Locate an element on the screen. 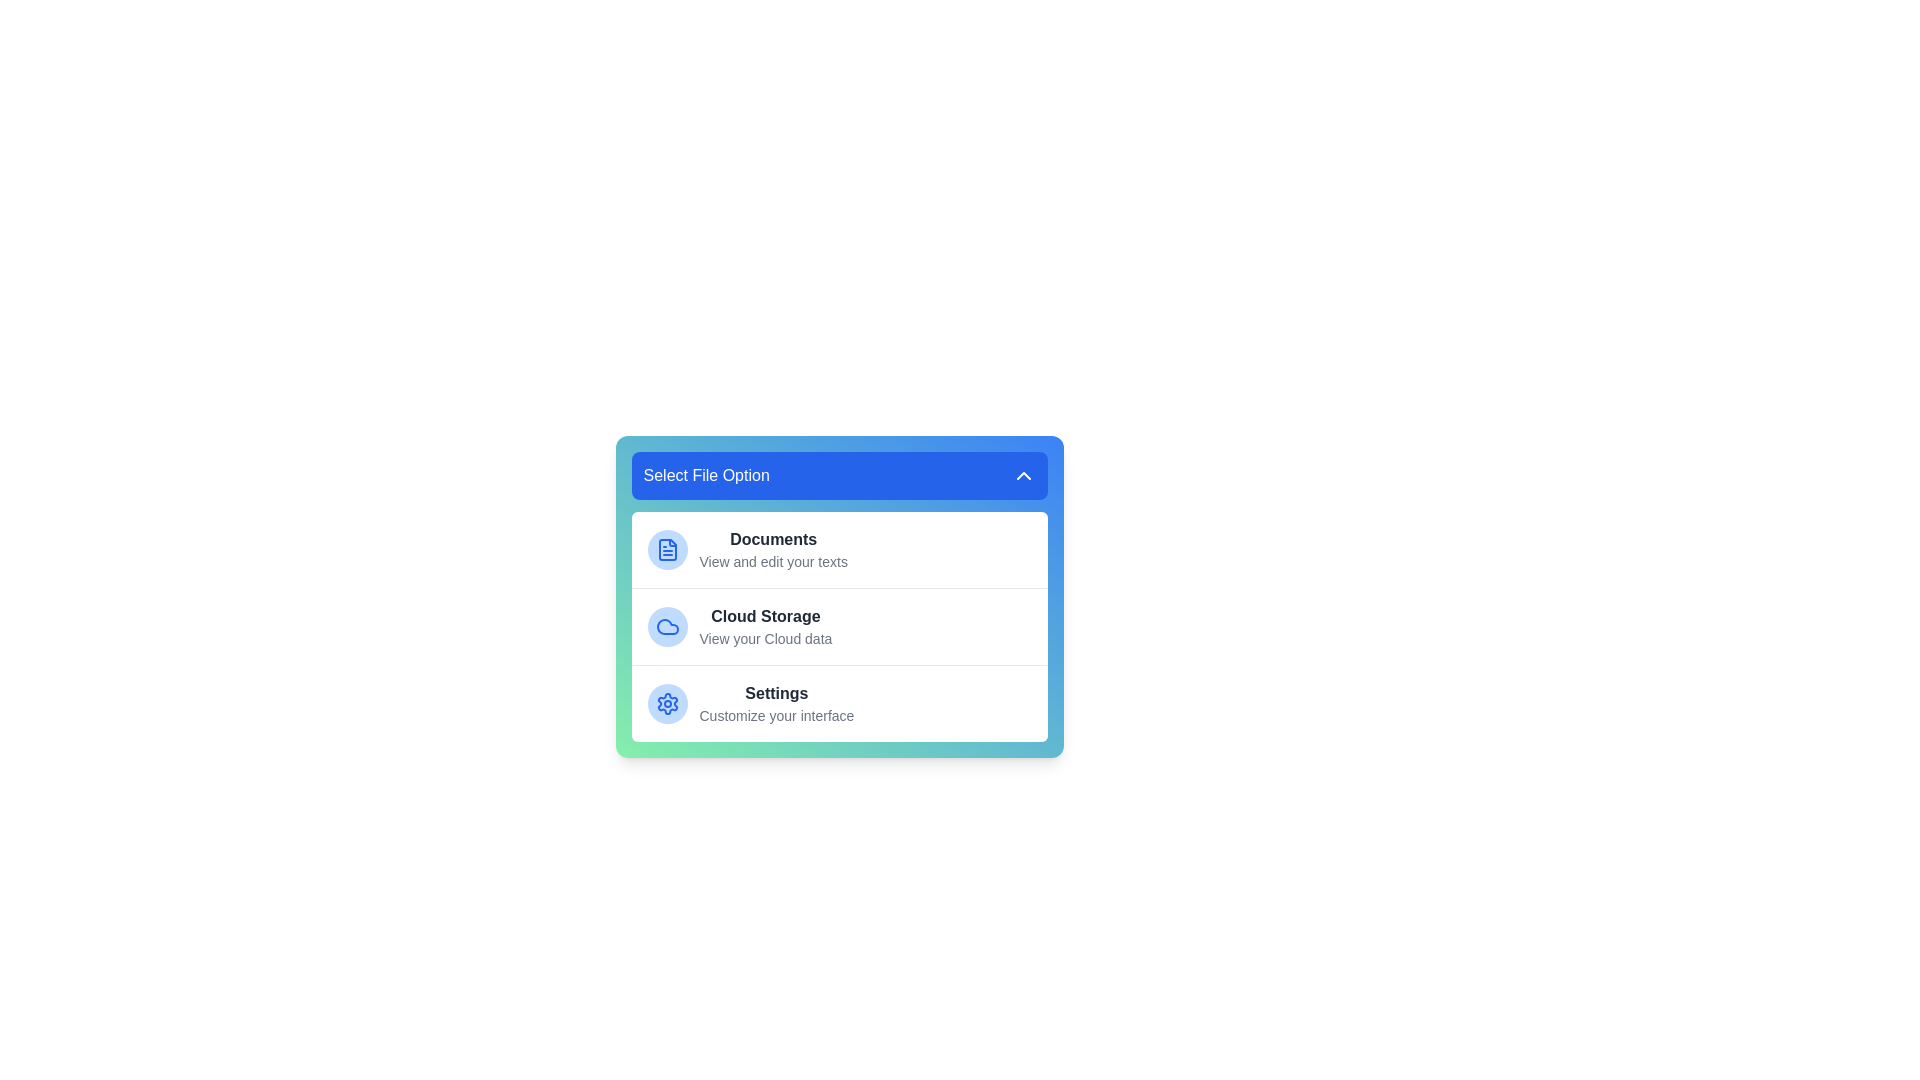  the 'Documents' label located at the top of the menu card under 'Select File Option', which serves as a header for the section is located at coordinates (772, 540).